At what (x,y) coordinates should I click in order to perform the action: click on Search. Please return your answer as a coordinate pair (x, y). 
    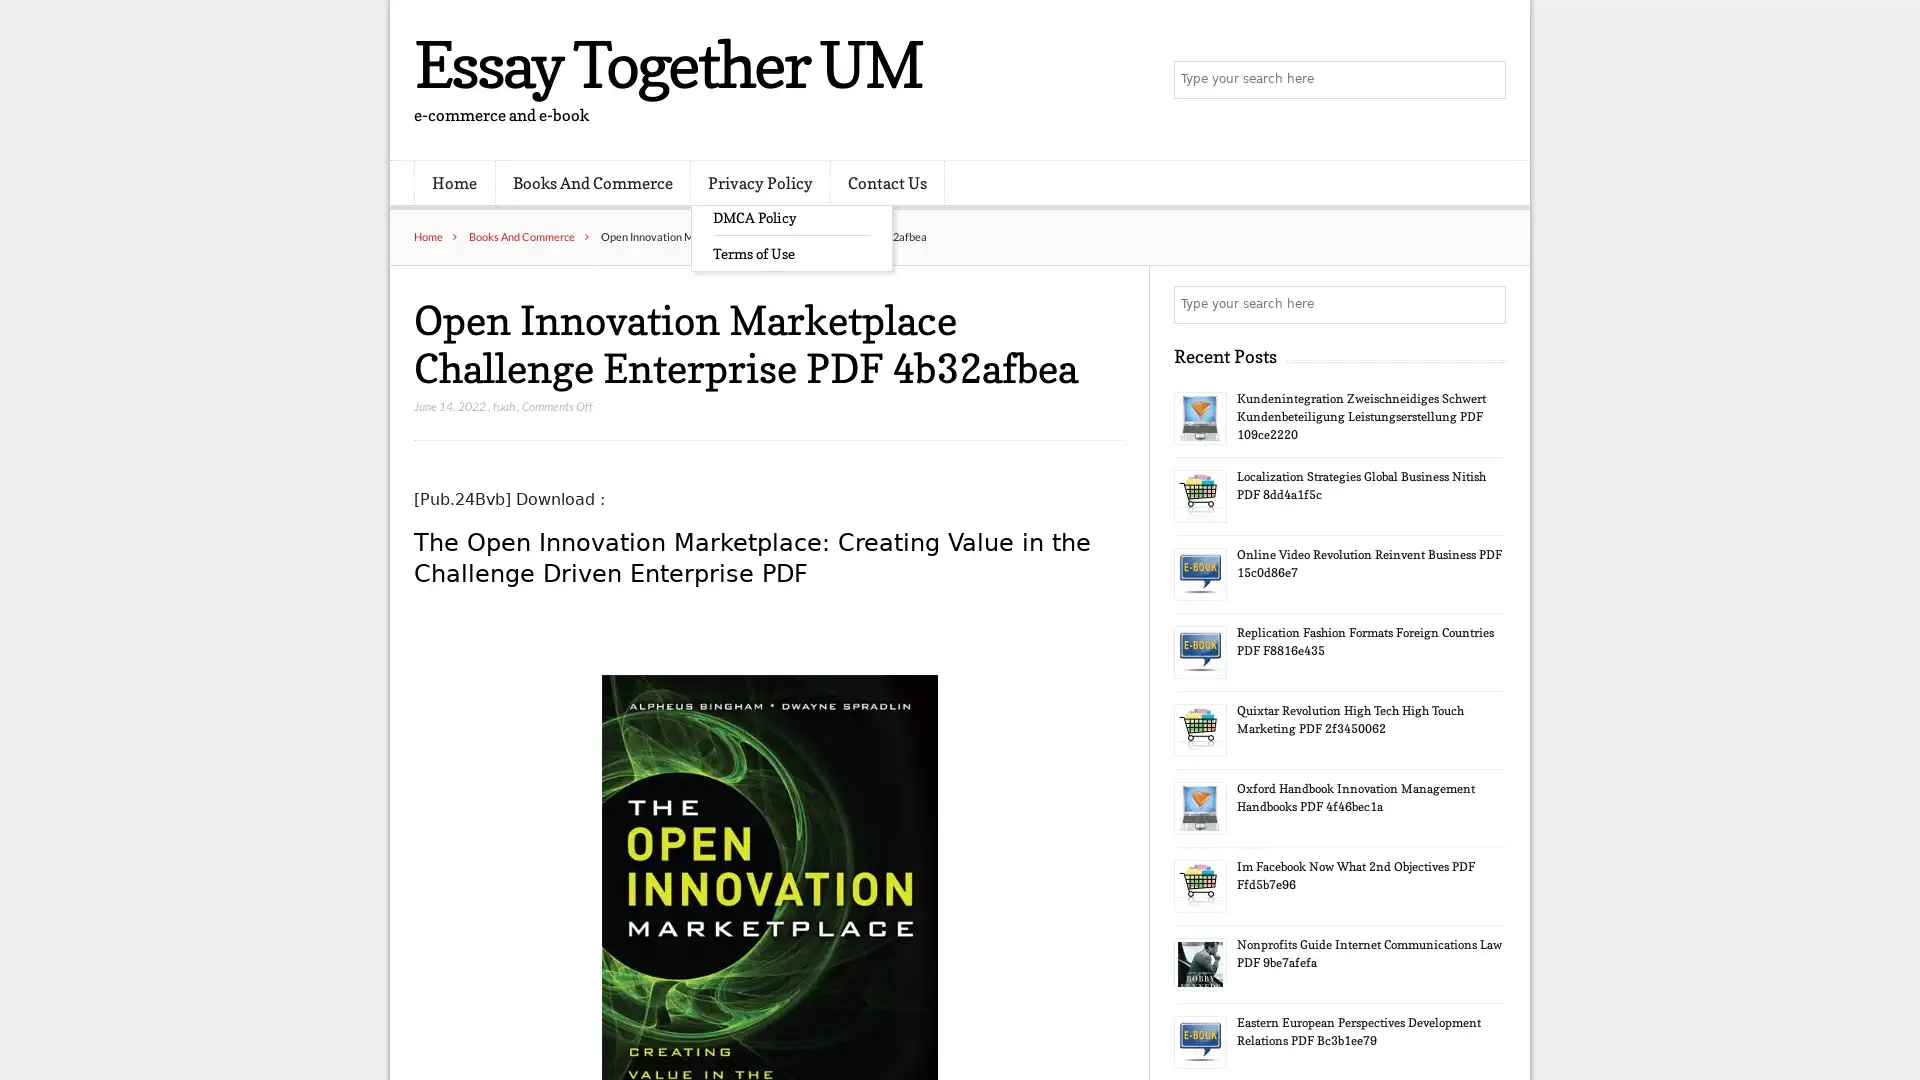
    Looking at the image, I should click on (1485, 80).